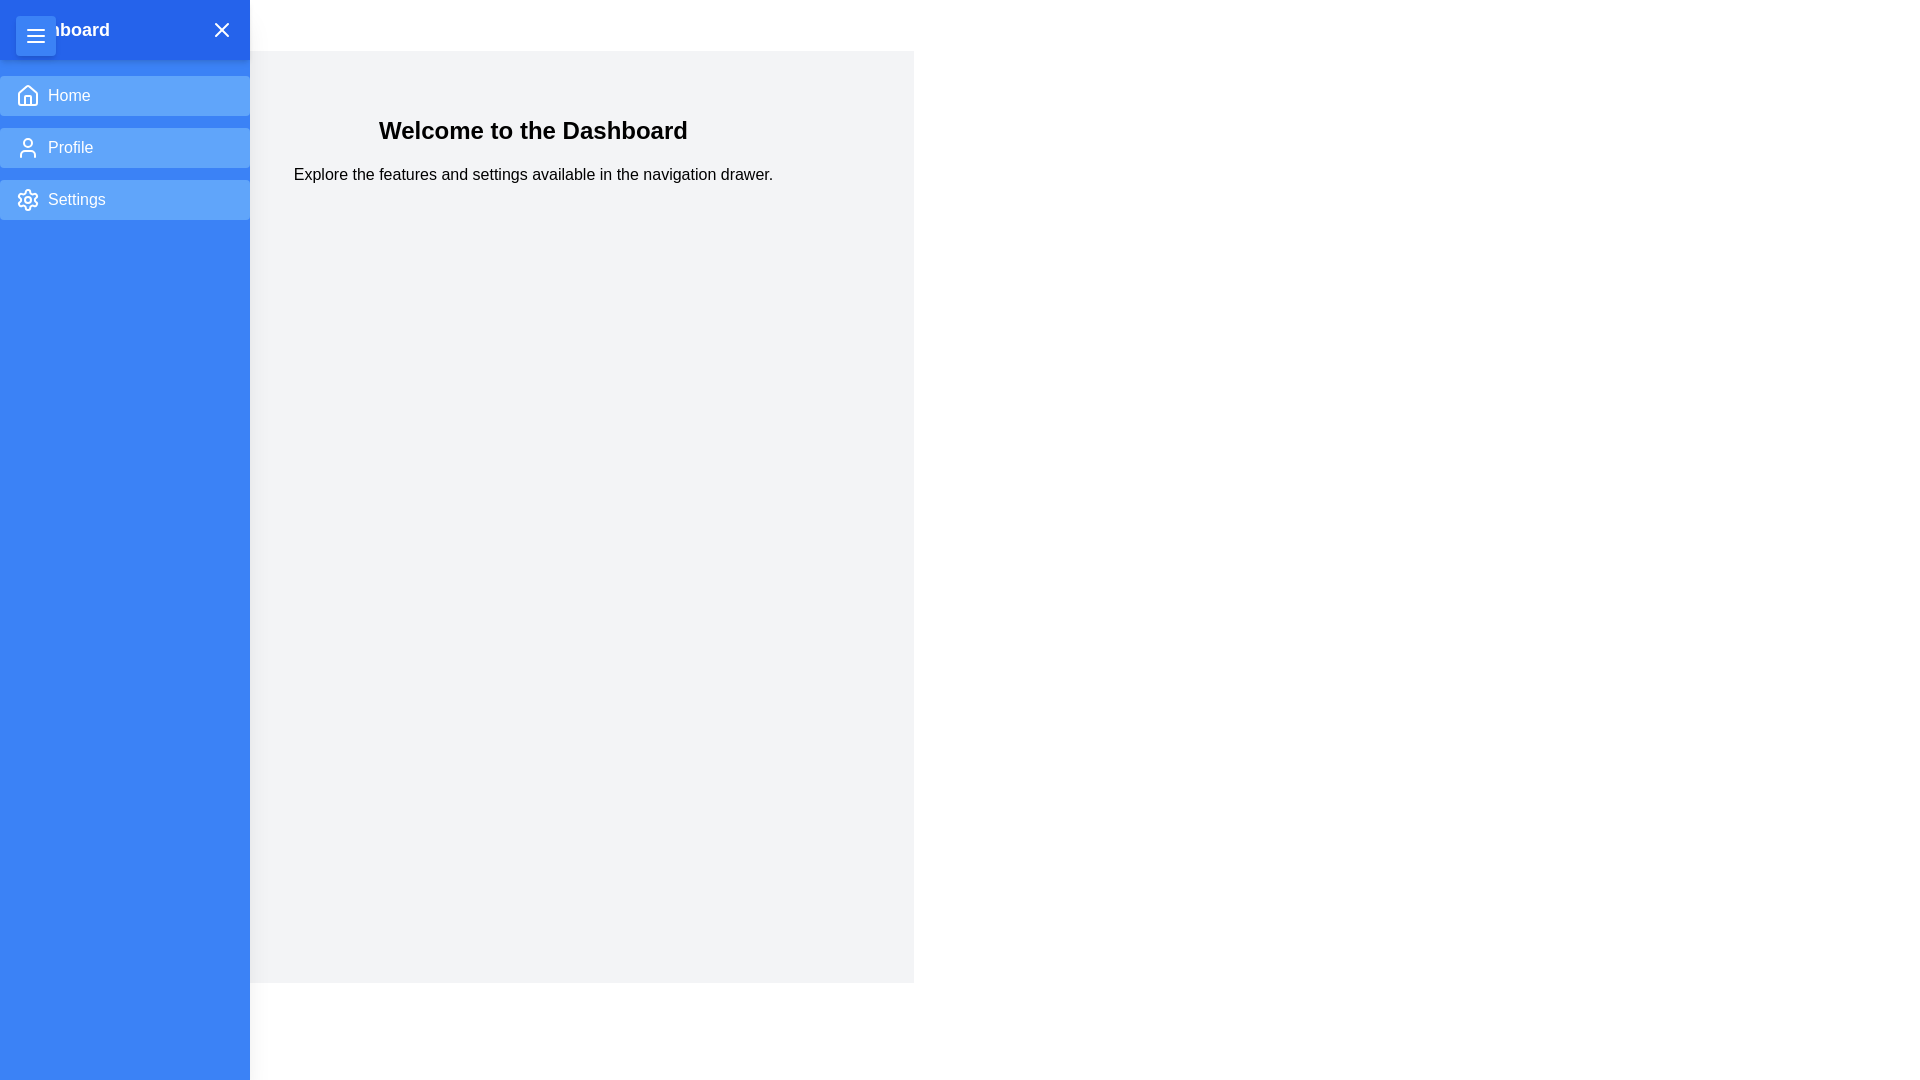  Describe the element at coordinates (533, 173) in the screenshot. I see `the static text element that reads 'Explore the features and settings available in the navigation drawer.', which is positioned below the welcome message on the dashboard` at that location.